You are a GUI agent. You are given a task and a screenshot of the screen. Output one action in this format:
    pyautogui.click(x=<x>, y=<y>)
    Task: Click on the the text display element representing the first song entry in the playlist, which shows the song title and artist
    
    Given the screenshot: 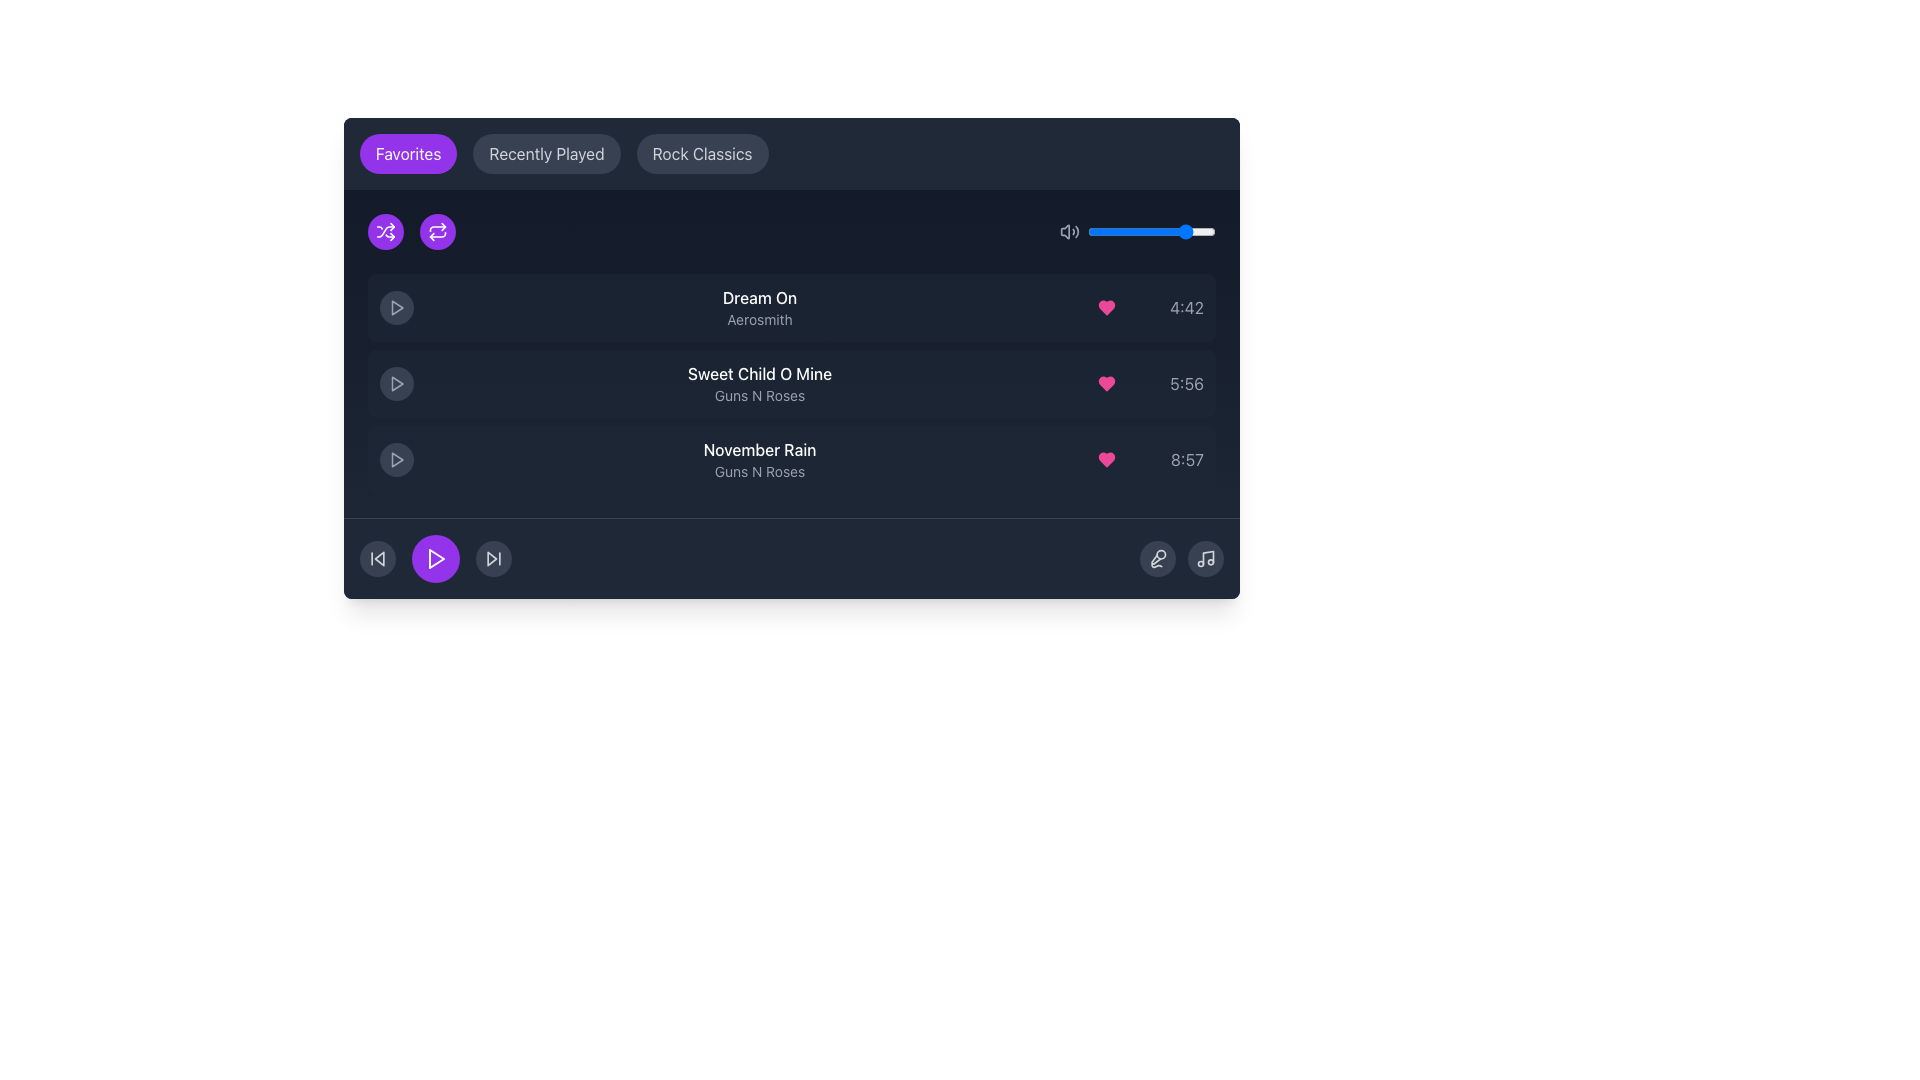 What is the action you would take?
    pyautogui.click(x=758, y=308)
    